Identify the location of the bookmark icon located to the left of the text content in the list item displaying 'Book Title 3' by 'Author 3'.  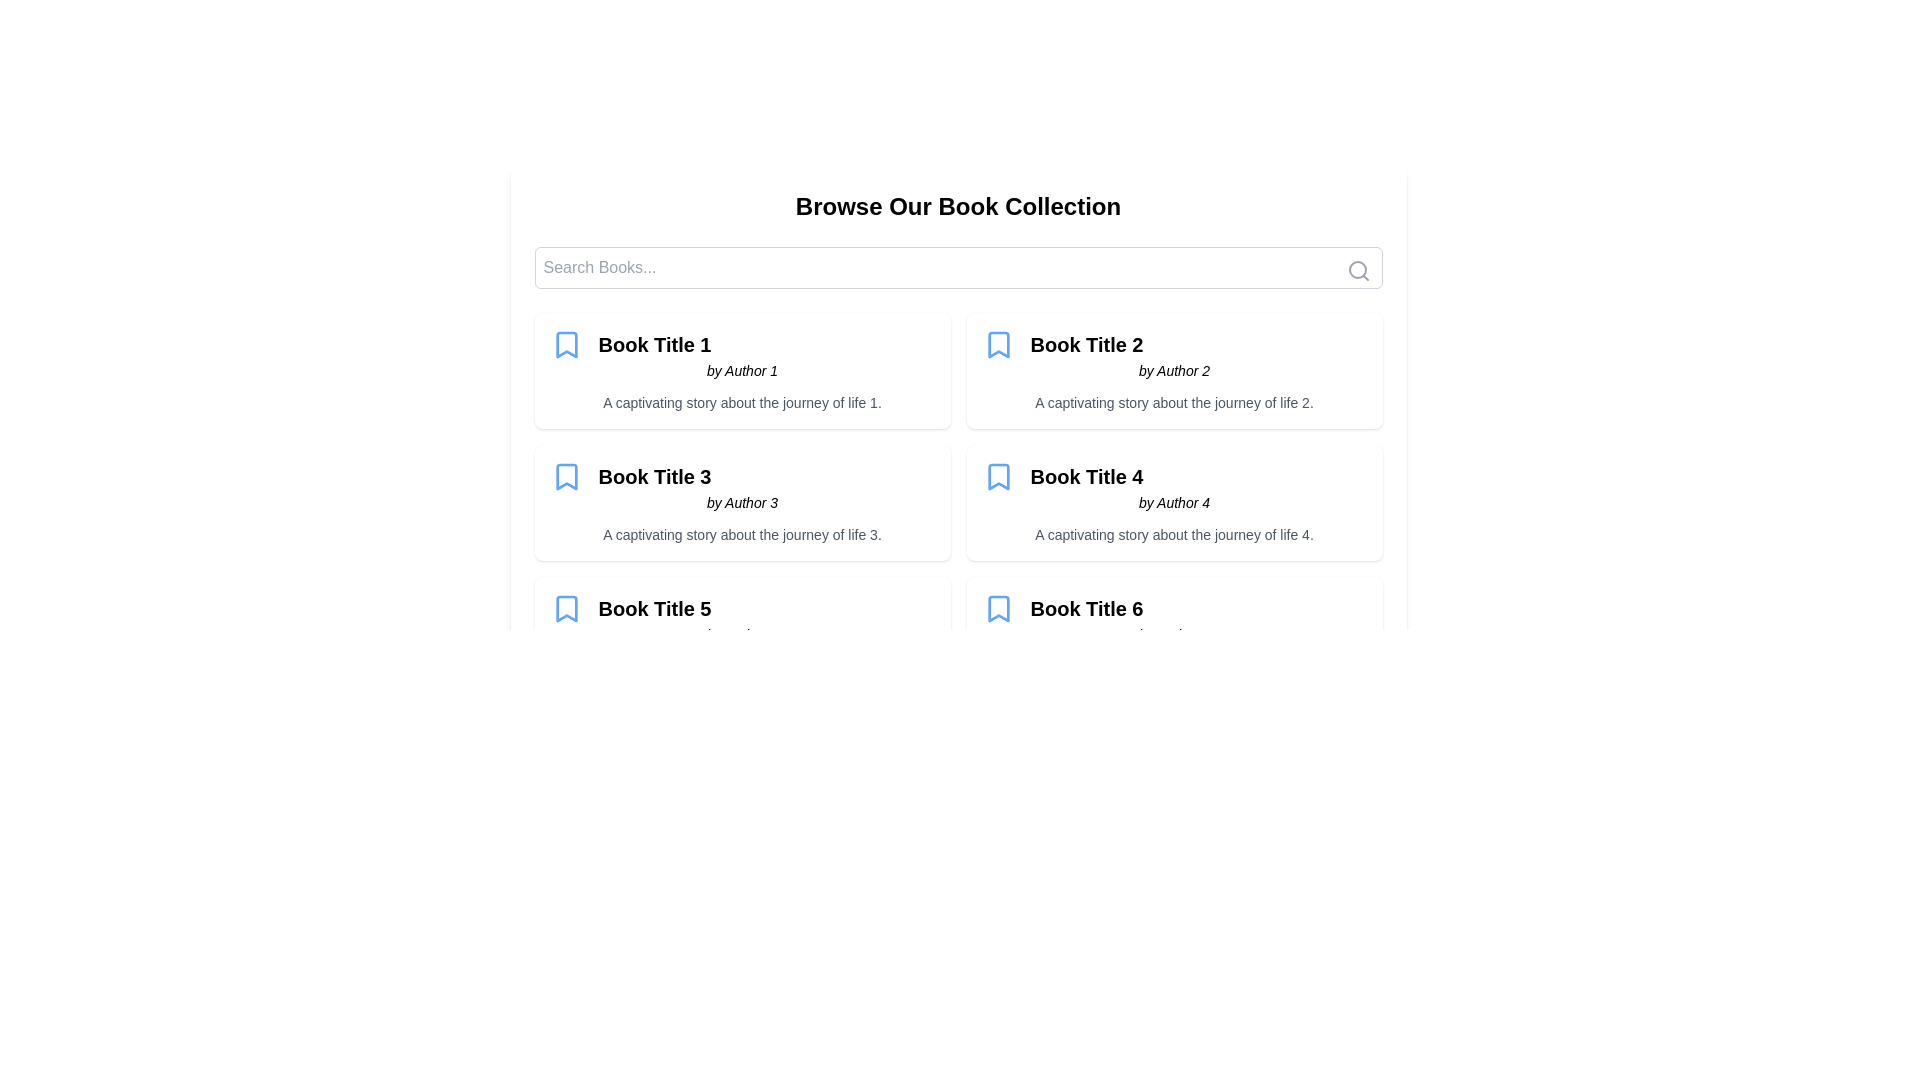
(565, 477).